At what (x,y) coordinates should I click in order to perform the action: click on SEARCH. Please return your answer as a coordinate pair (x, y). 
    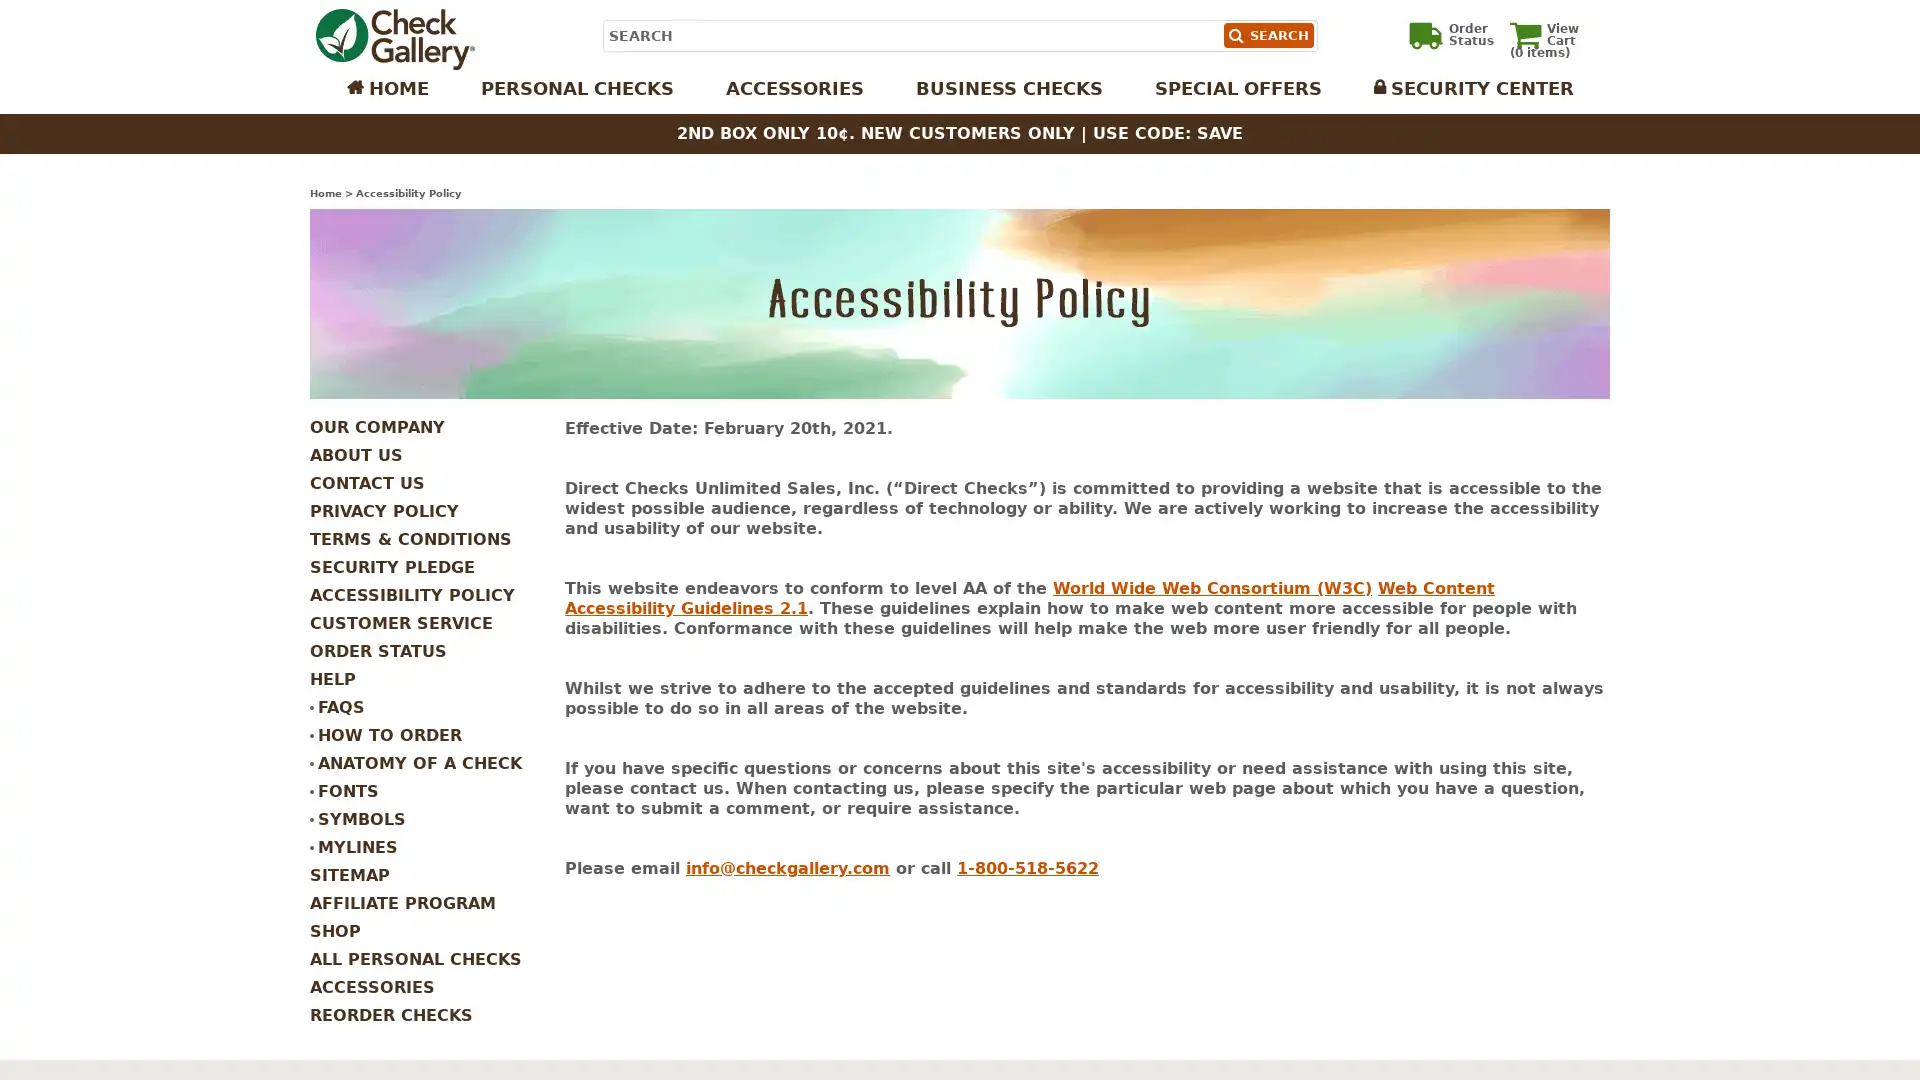
    Looking at the image, I should click on (1266, 35).